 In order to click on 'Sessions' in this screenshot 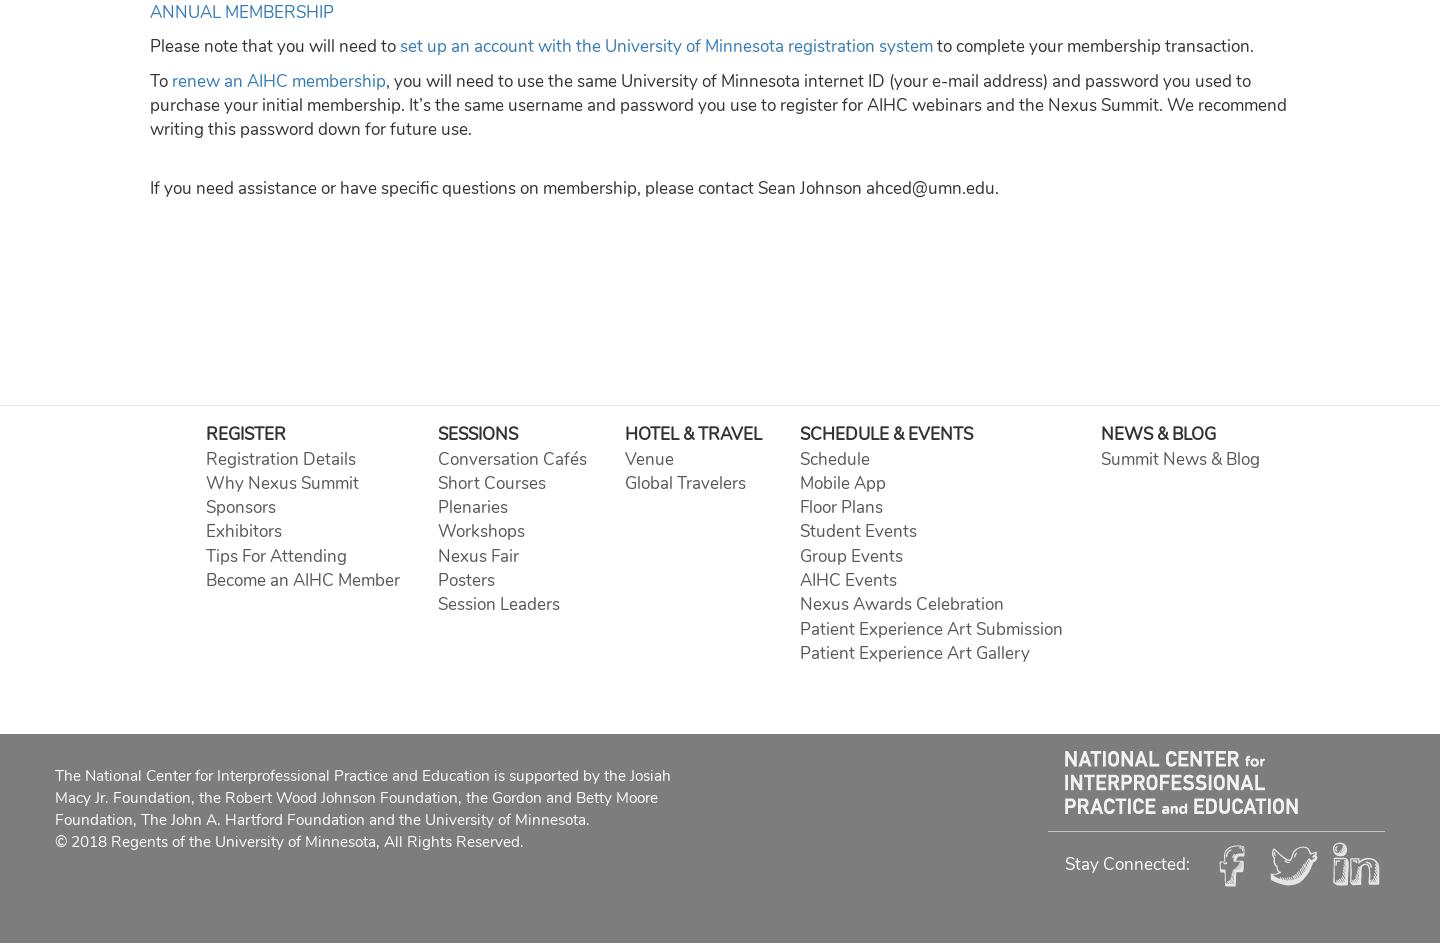, I will do `click(437, 434)`.